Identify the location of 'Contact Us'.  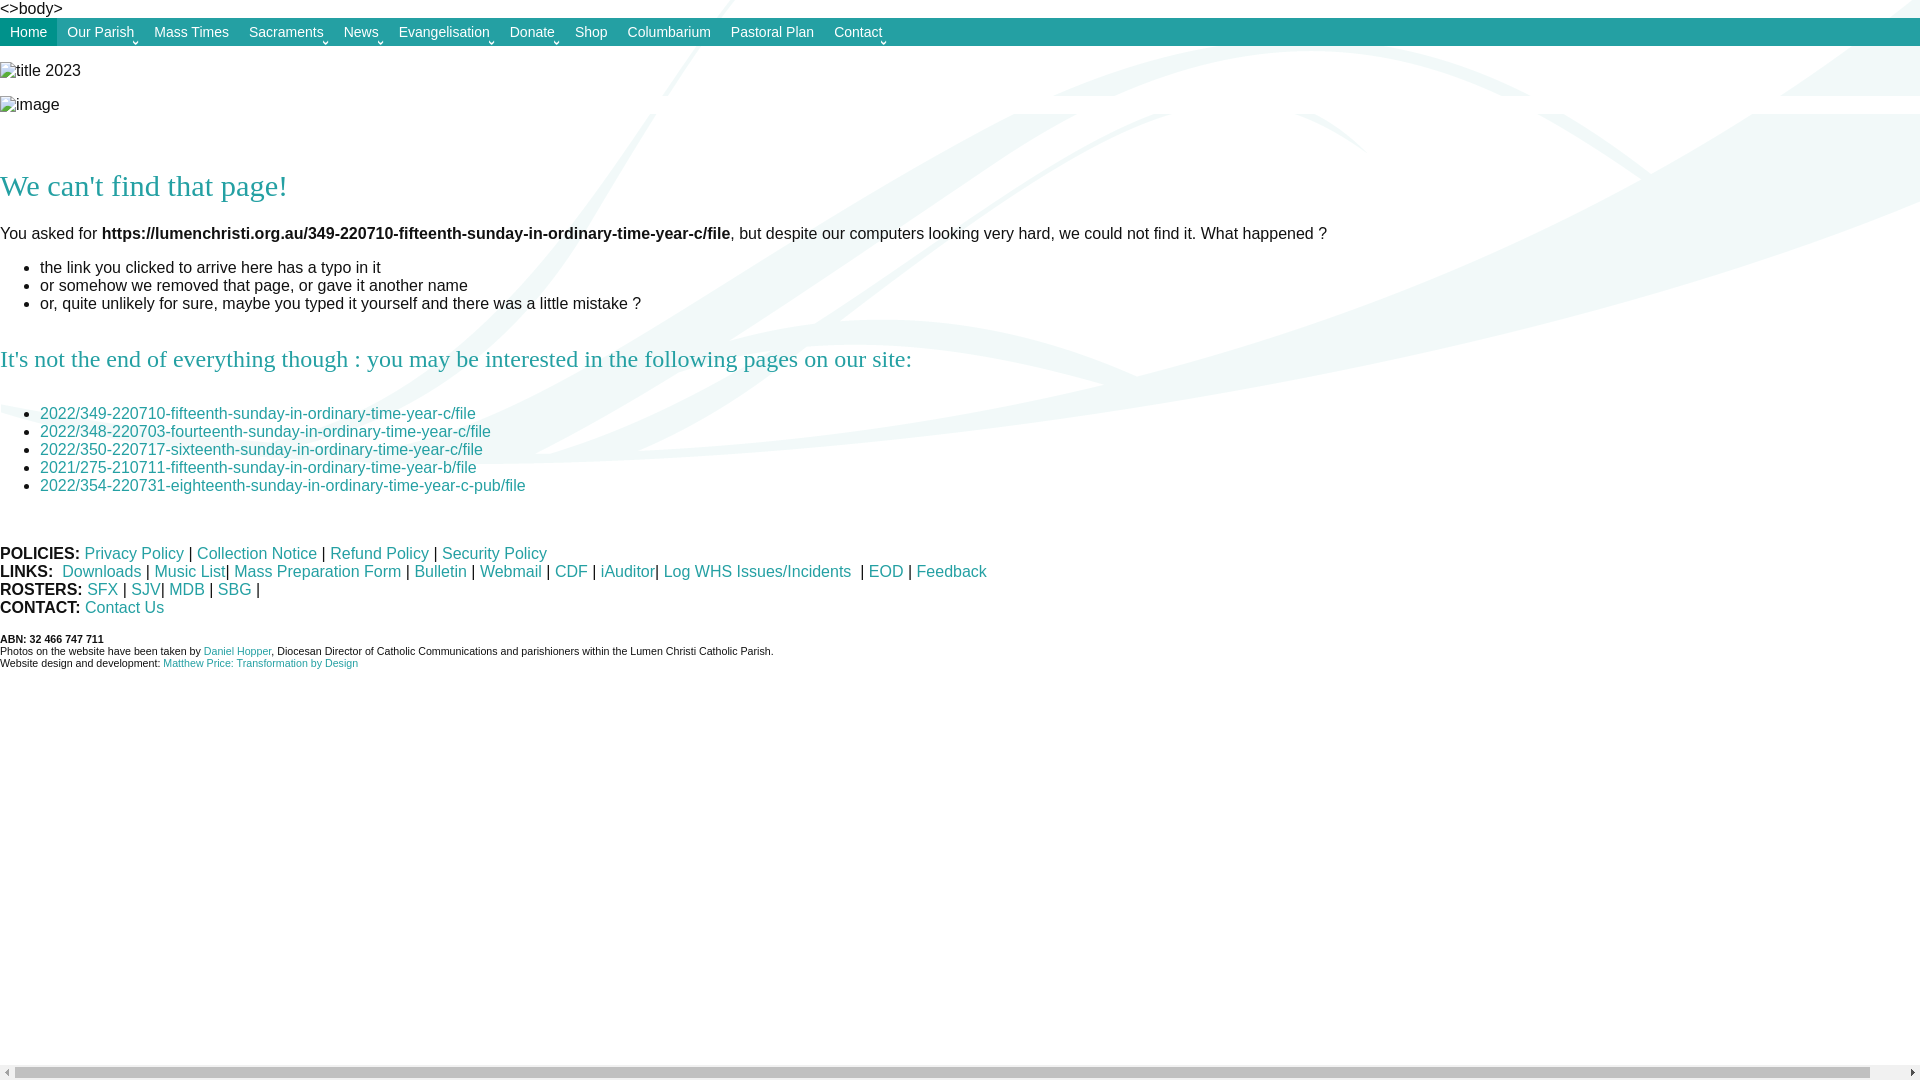
(123, 606).